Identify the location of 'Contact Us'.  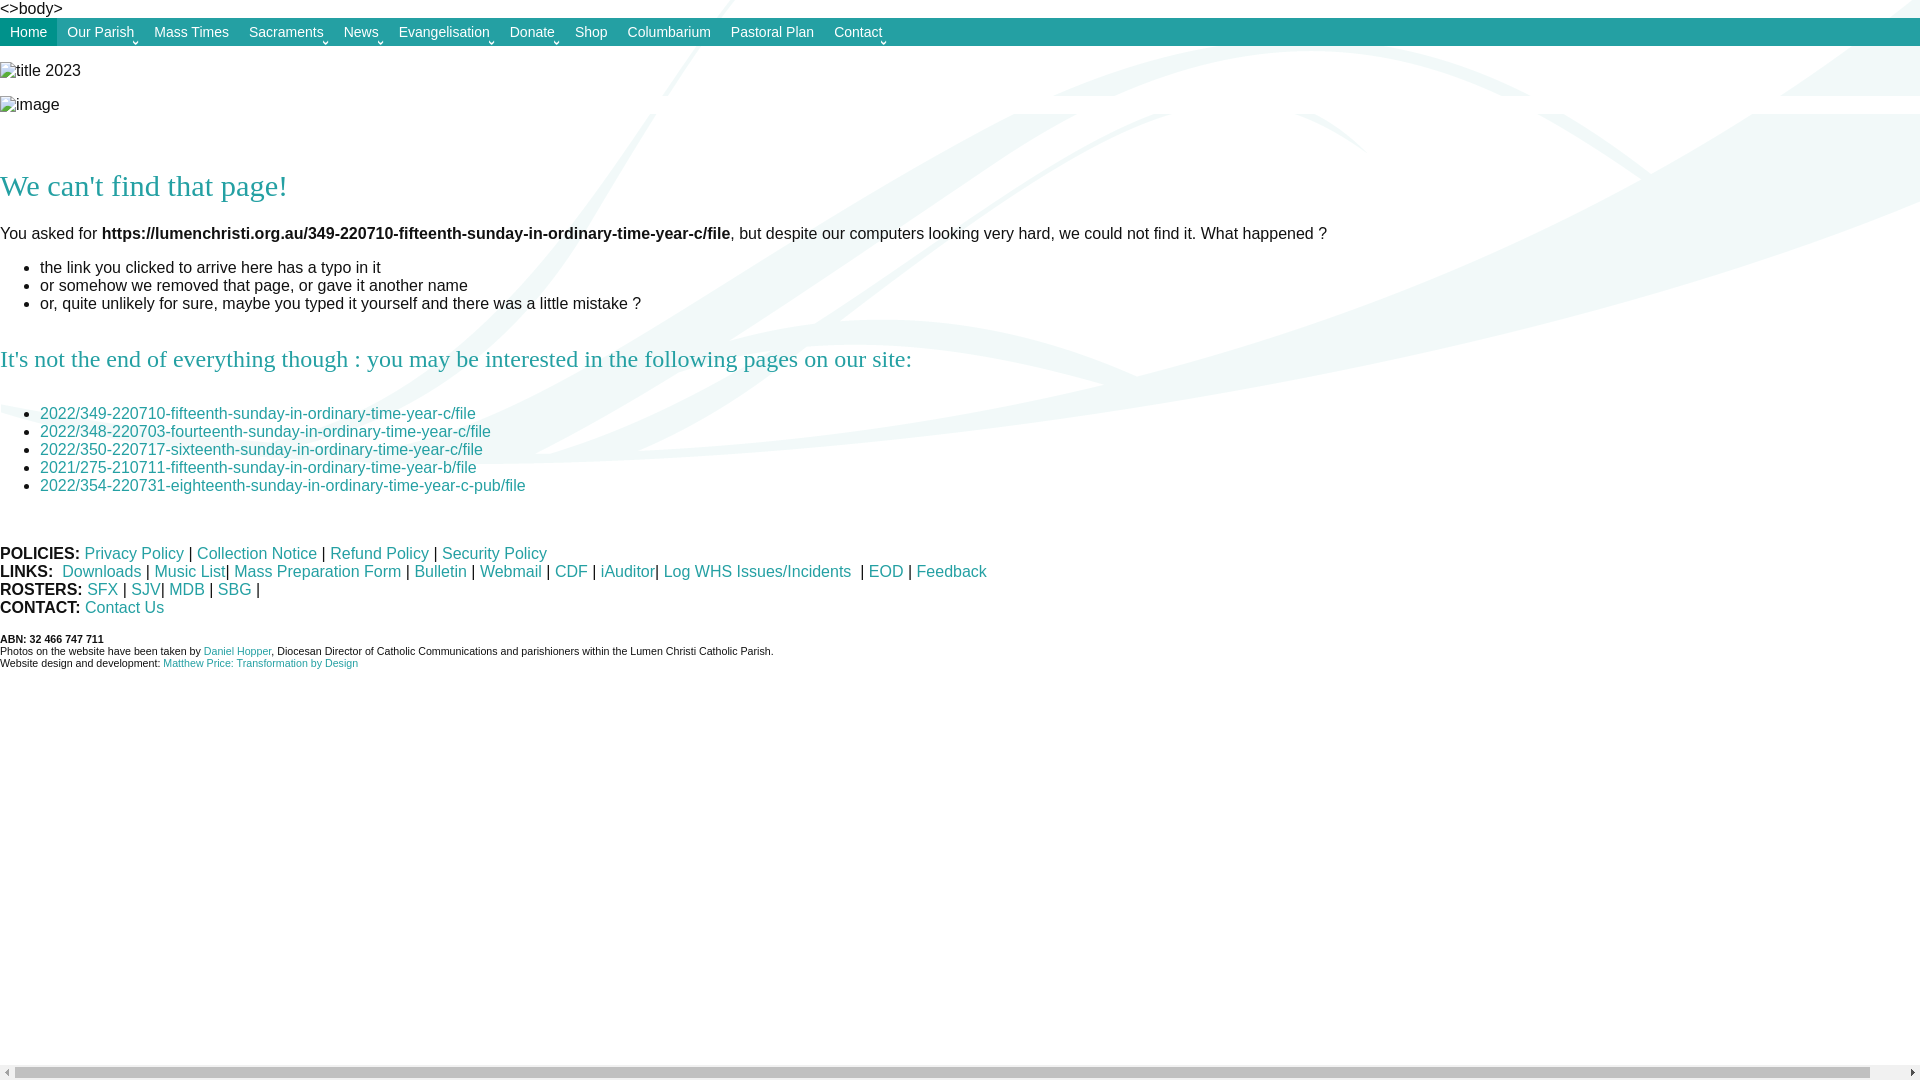
(123, 606).